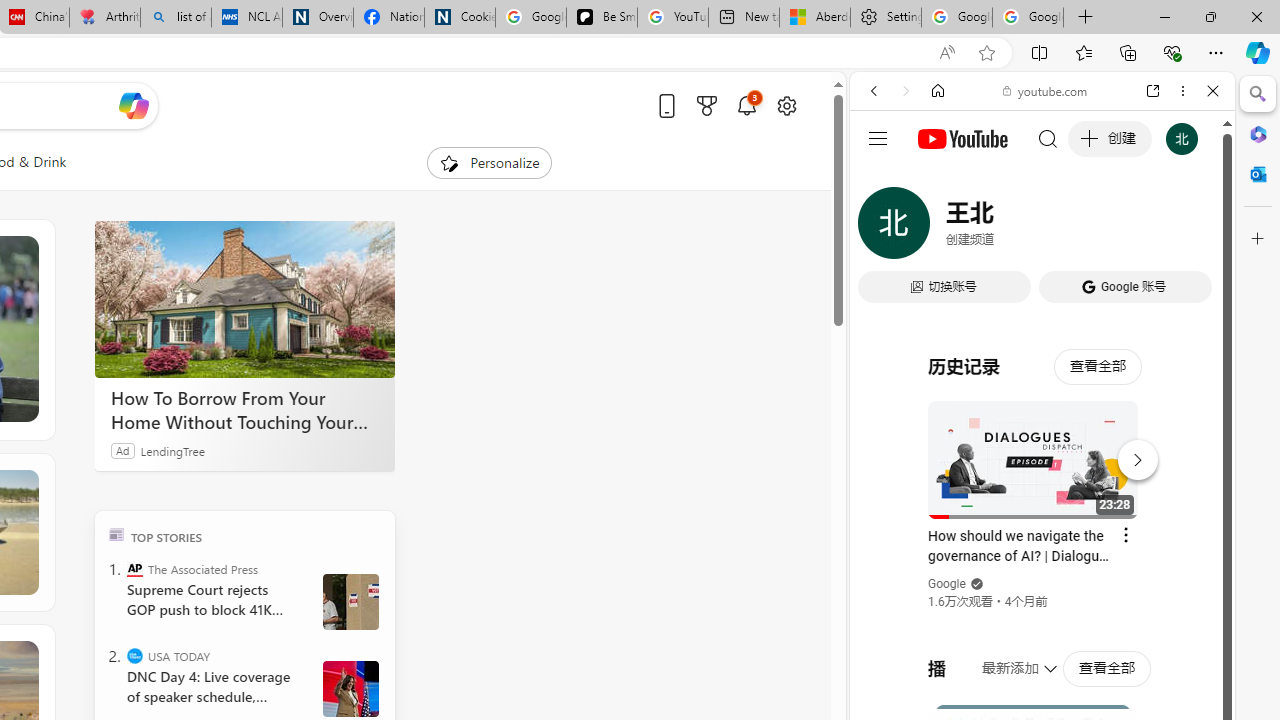  Describe the element at coordinates (1257, 51) in the screenshot. I see `'Copilot (Ctrl+Shift+.)'` at that location.